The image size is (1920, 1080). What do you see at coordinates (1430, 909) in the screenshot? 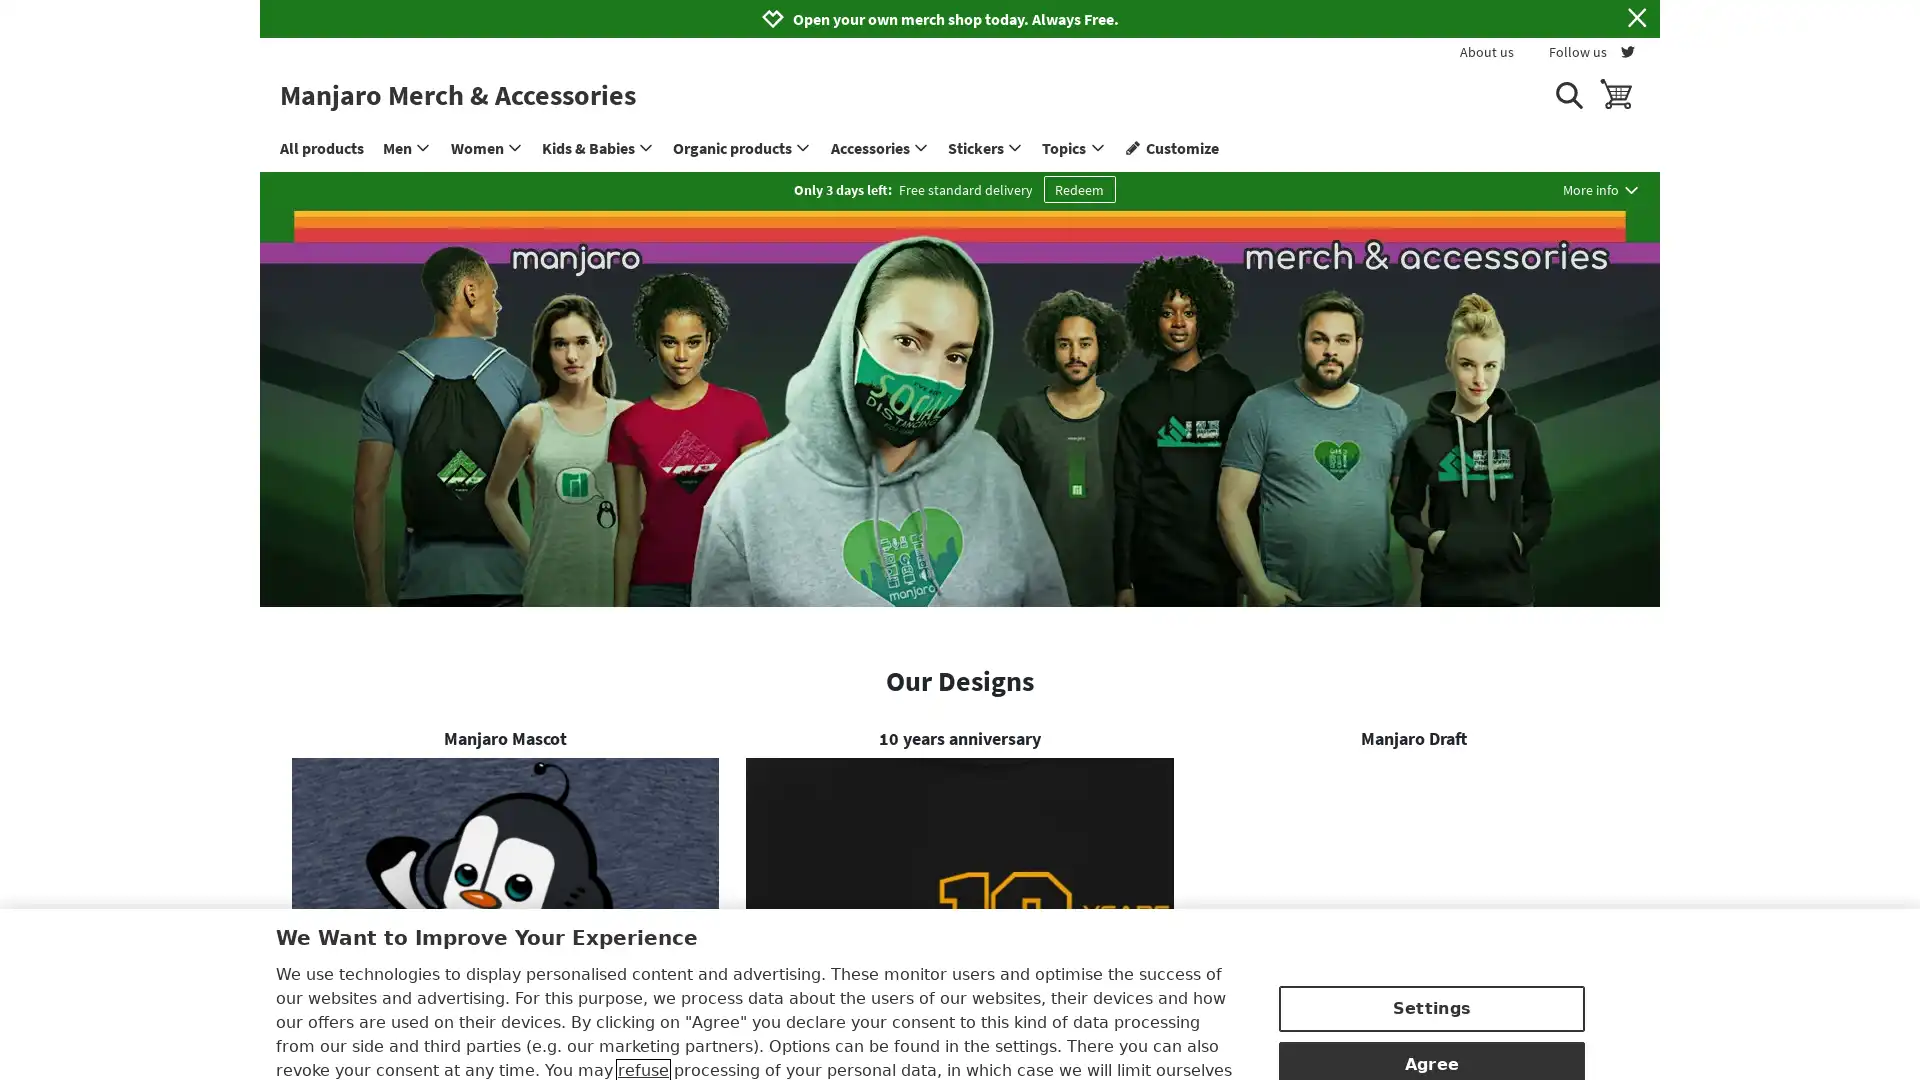
I see `Settings` at bounding box center [1430, 909].